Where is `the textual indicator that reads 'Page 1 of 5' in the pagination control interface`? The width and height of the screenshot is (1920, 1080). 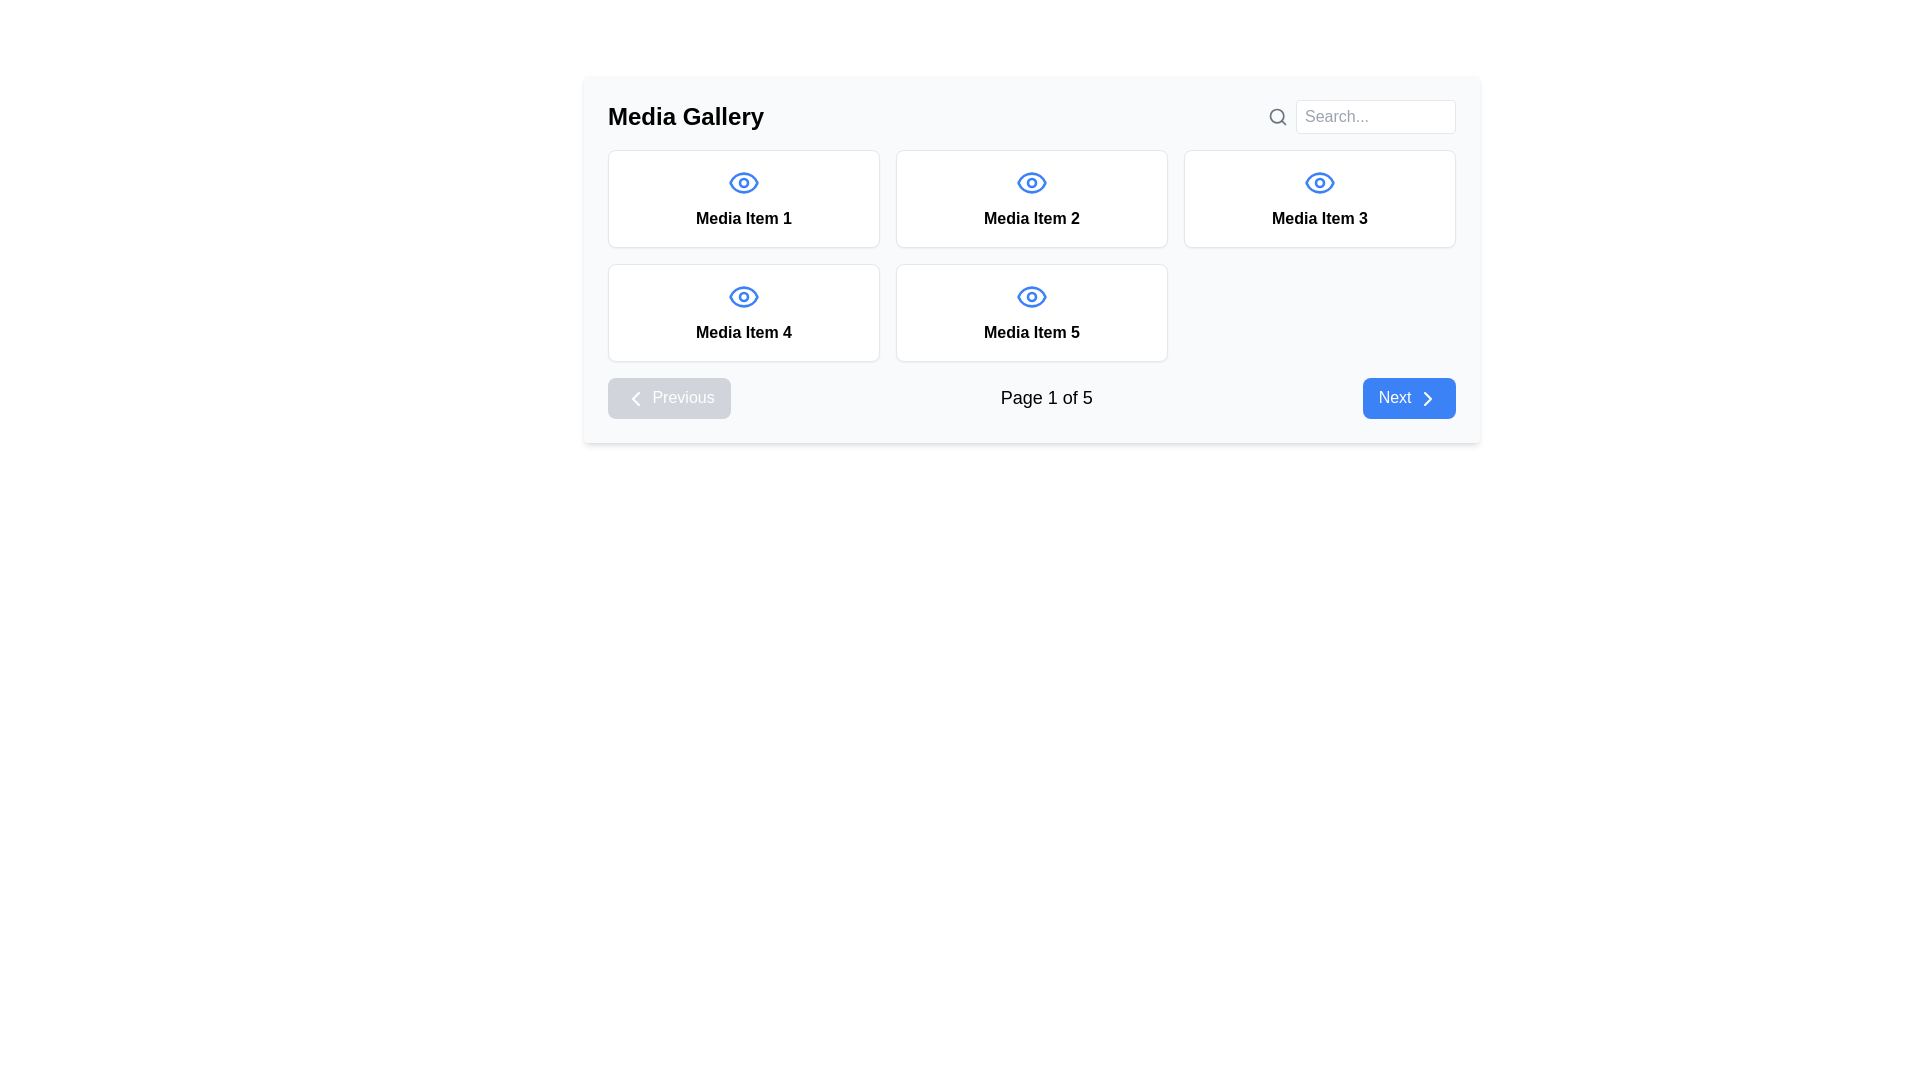
the textual indicator that reads 'Page 1 of 5' in the pagination control interface is located at coordinates (1045, 398).